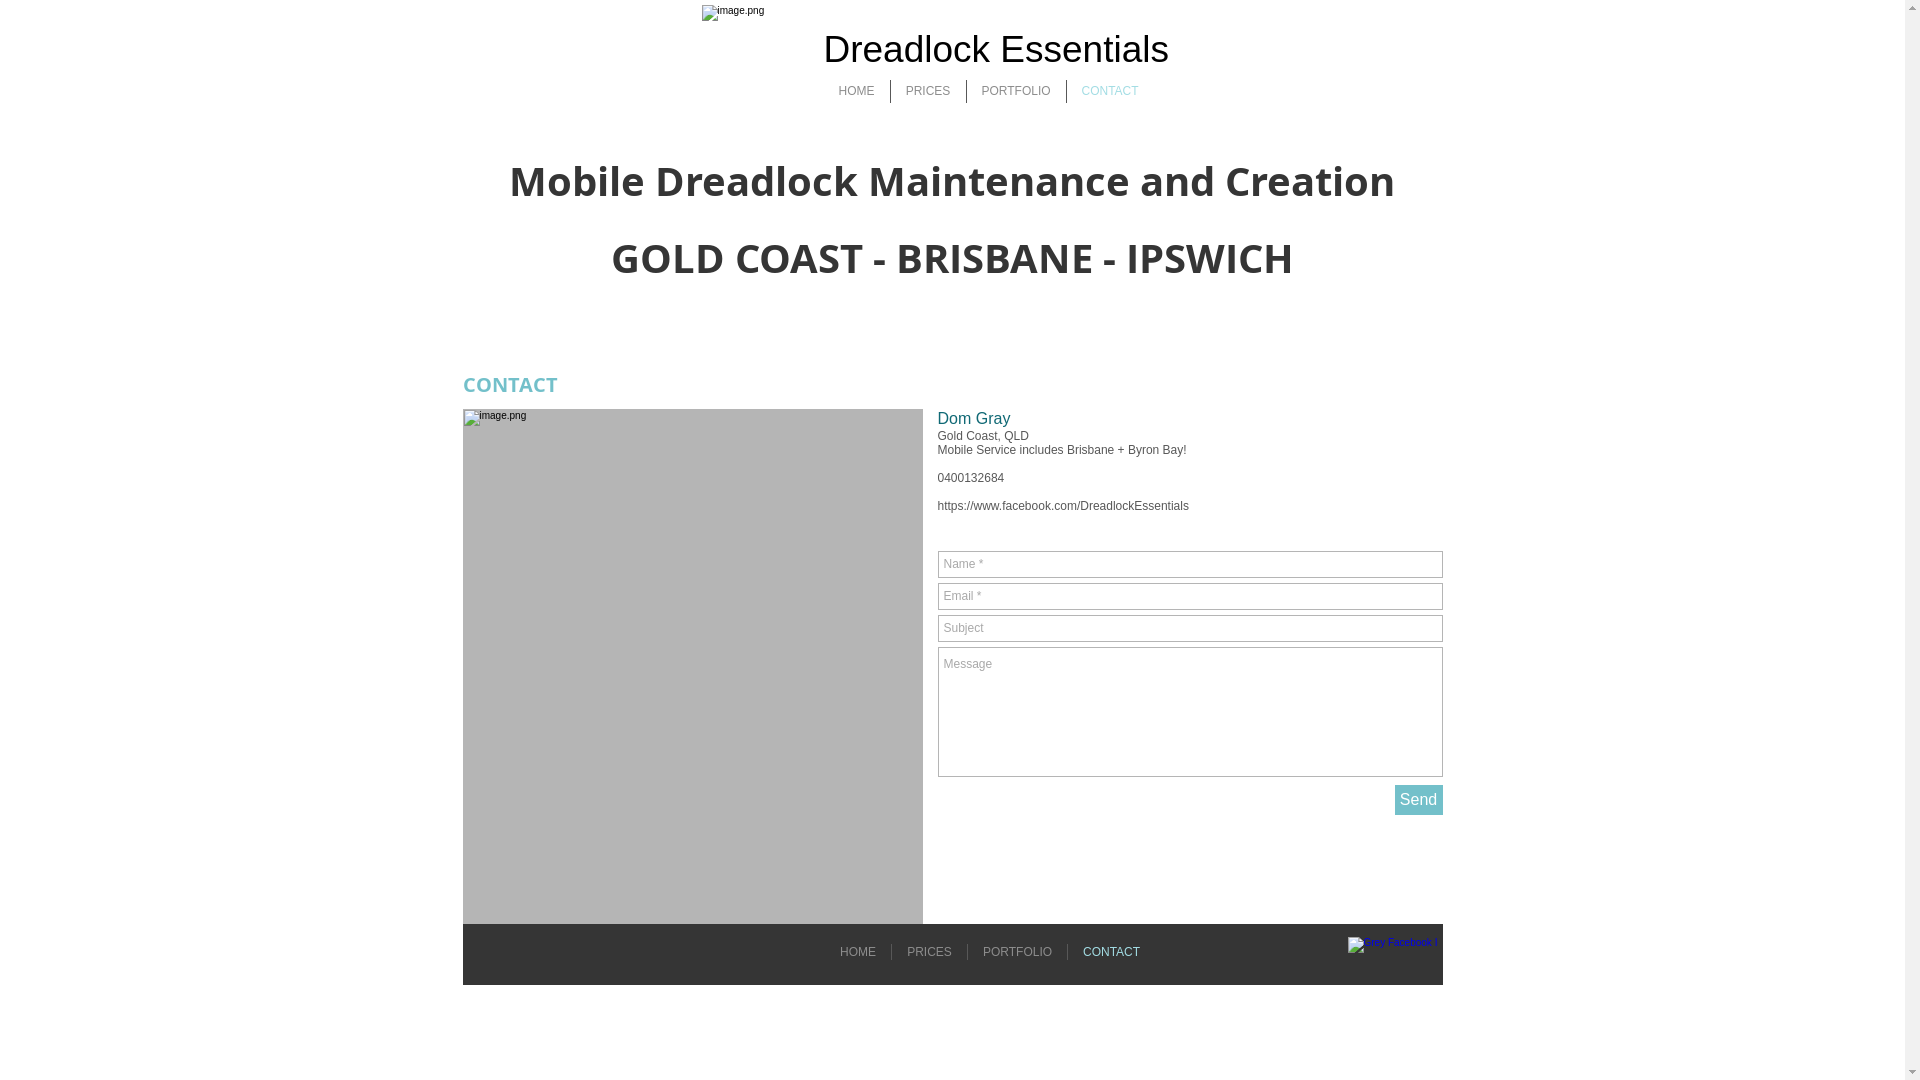  I want to click on 'https://www.facebook.com/DreadlockEssentials', so click(936, 504).